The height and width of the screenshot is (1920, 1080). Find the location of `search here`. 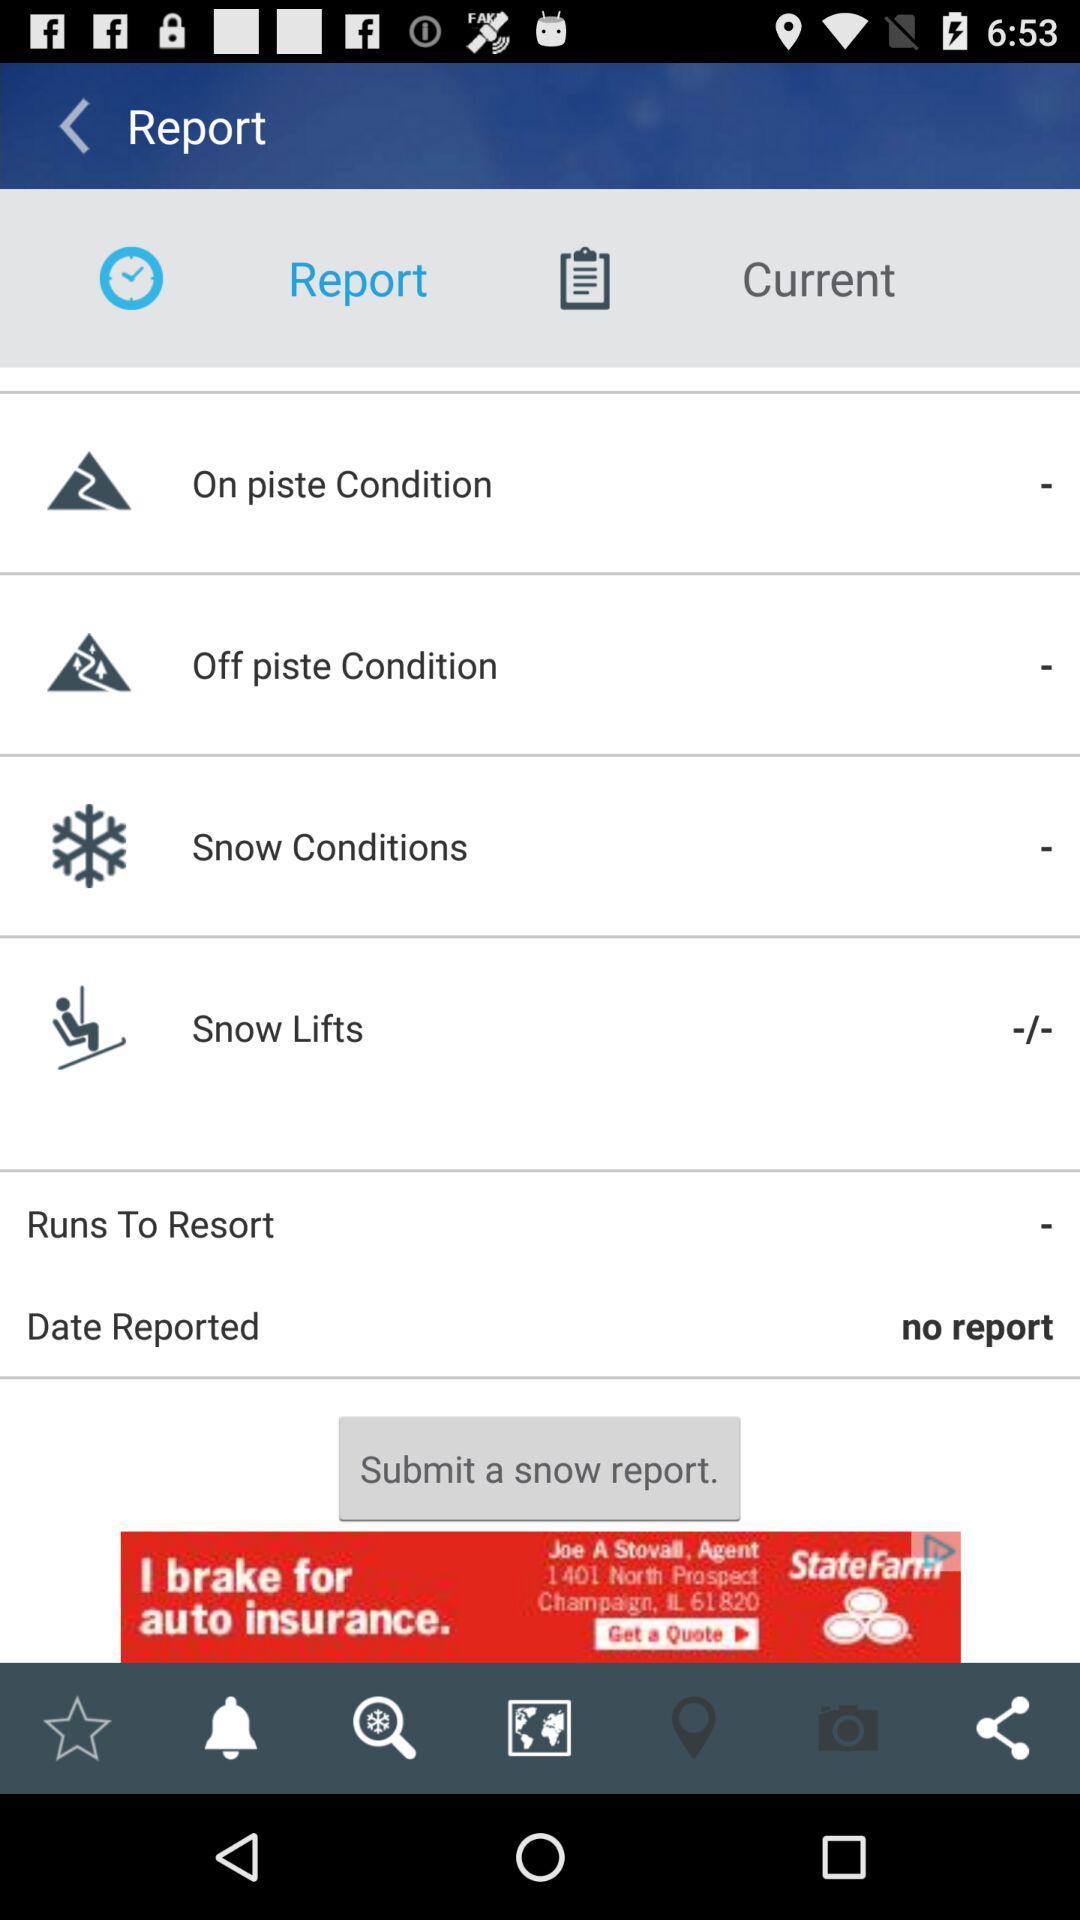

search here is located at coordinates (384, 1727).